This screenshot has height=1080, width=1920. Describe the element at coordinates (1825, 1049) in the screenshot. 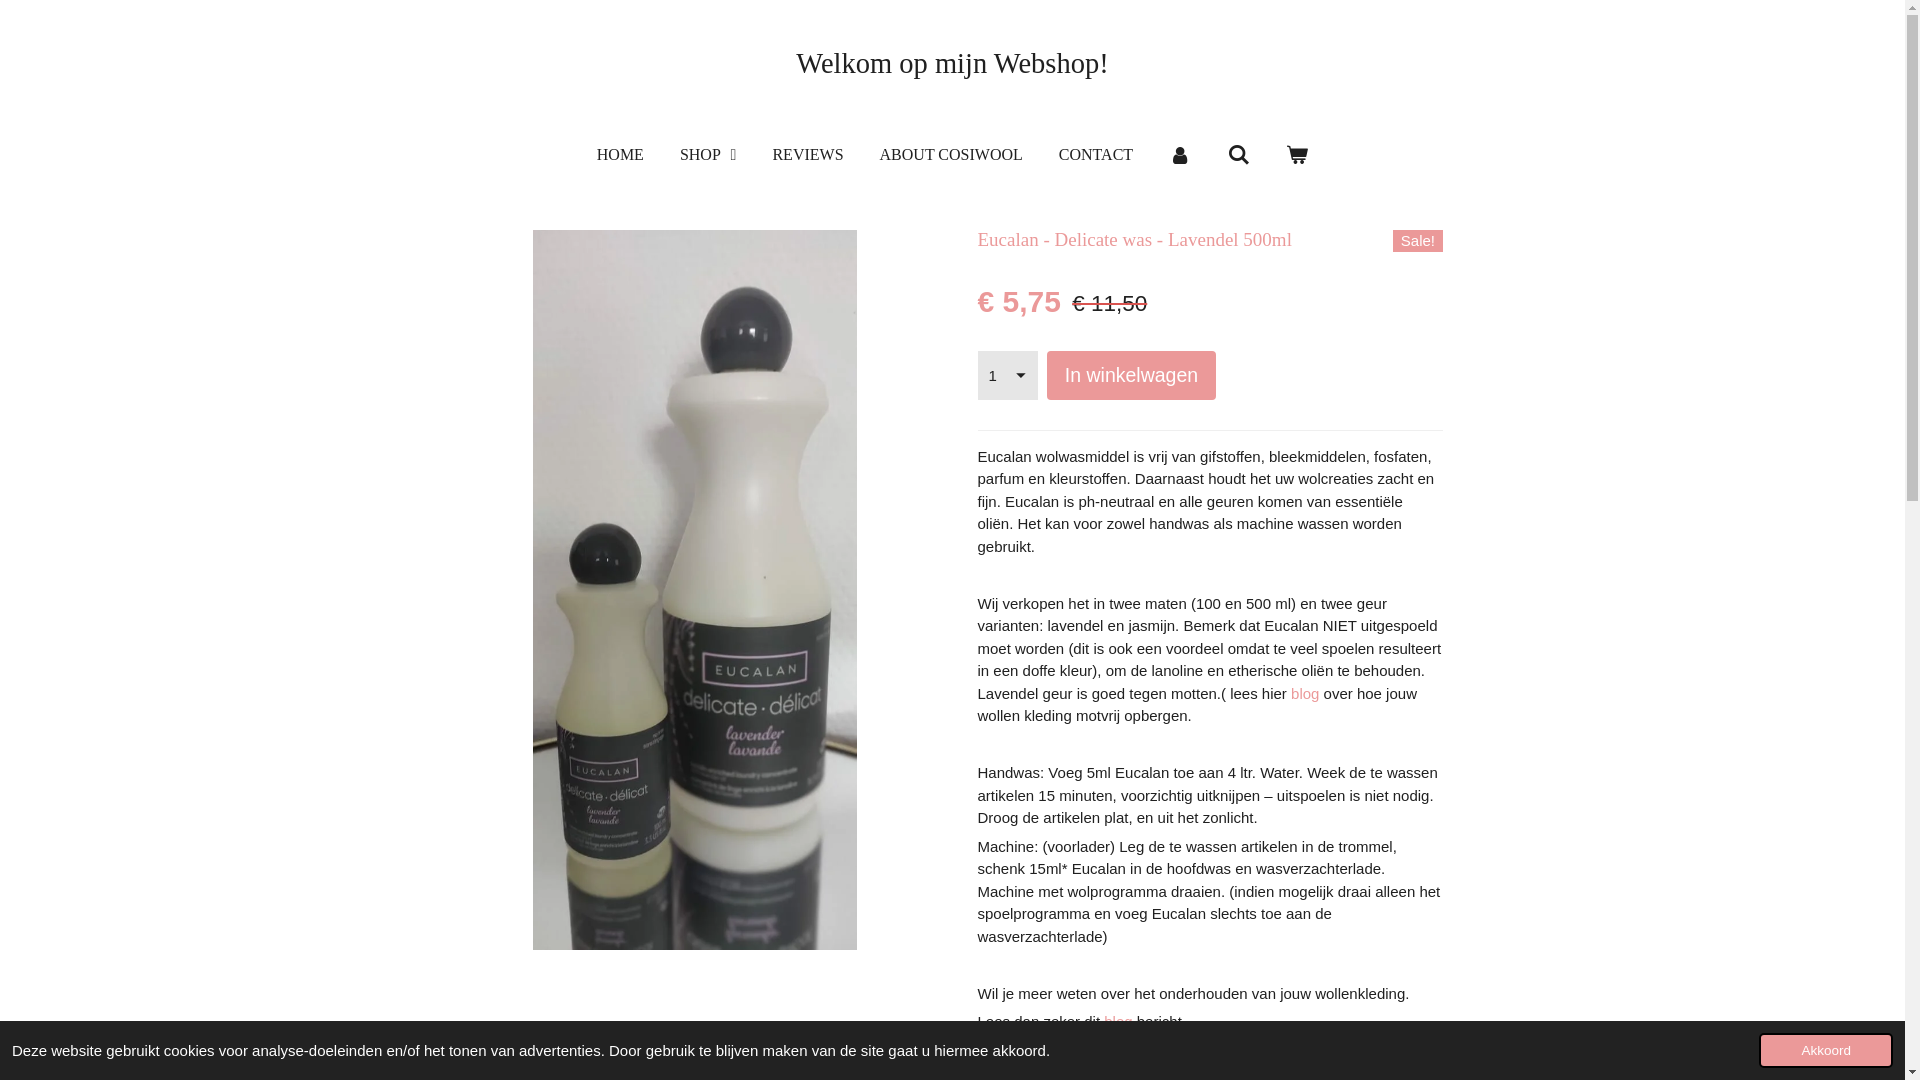

I see `'Akkoord'` at that location.